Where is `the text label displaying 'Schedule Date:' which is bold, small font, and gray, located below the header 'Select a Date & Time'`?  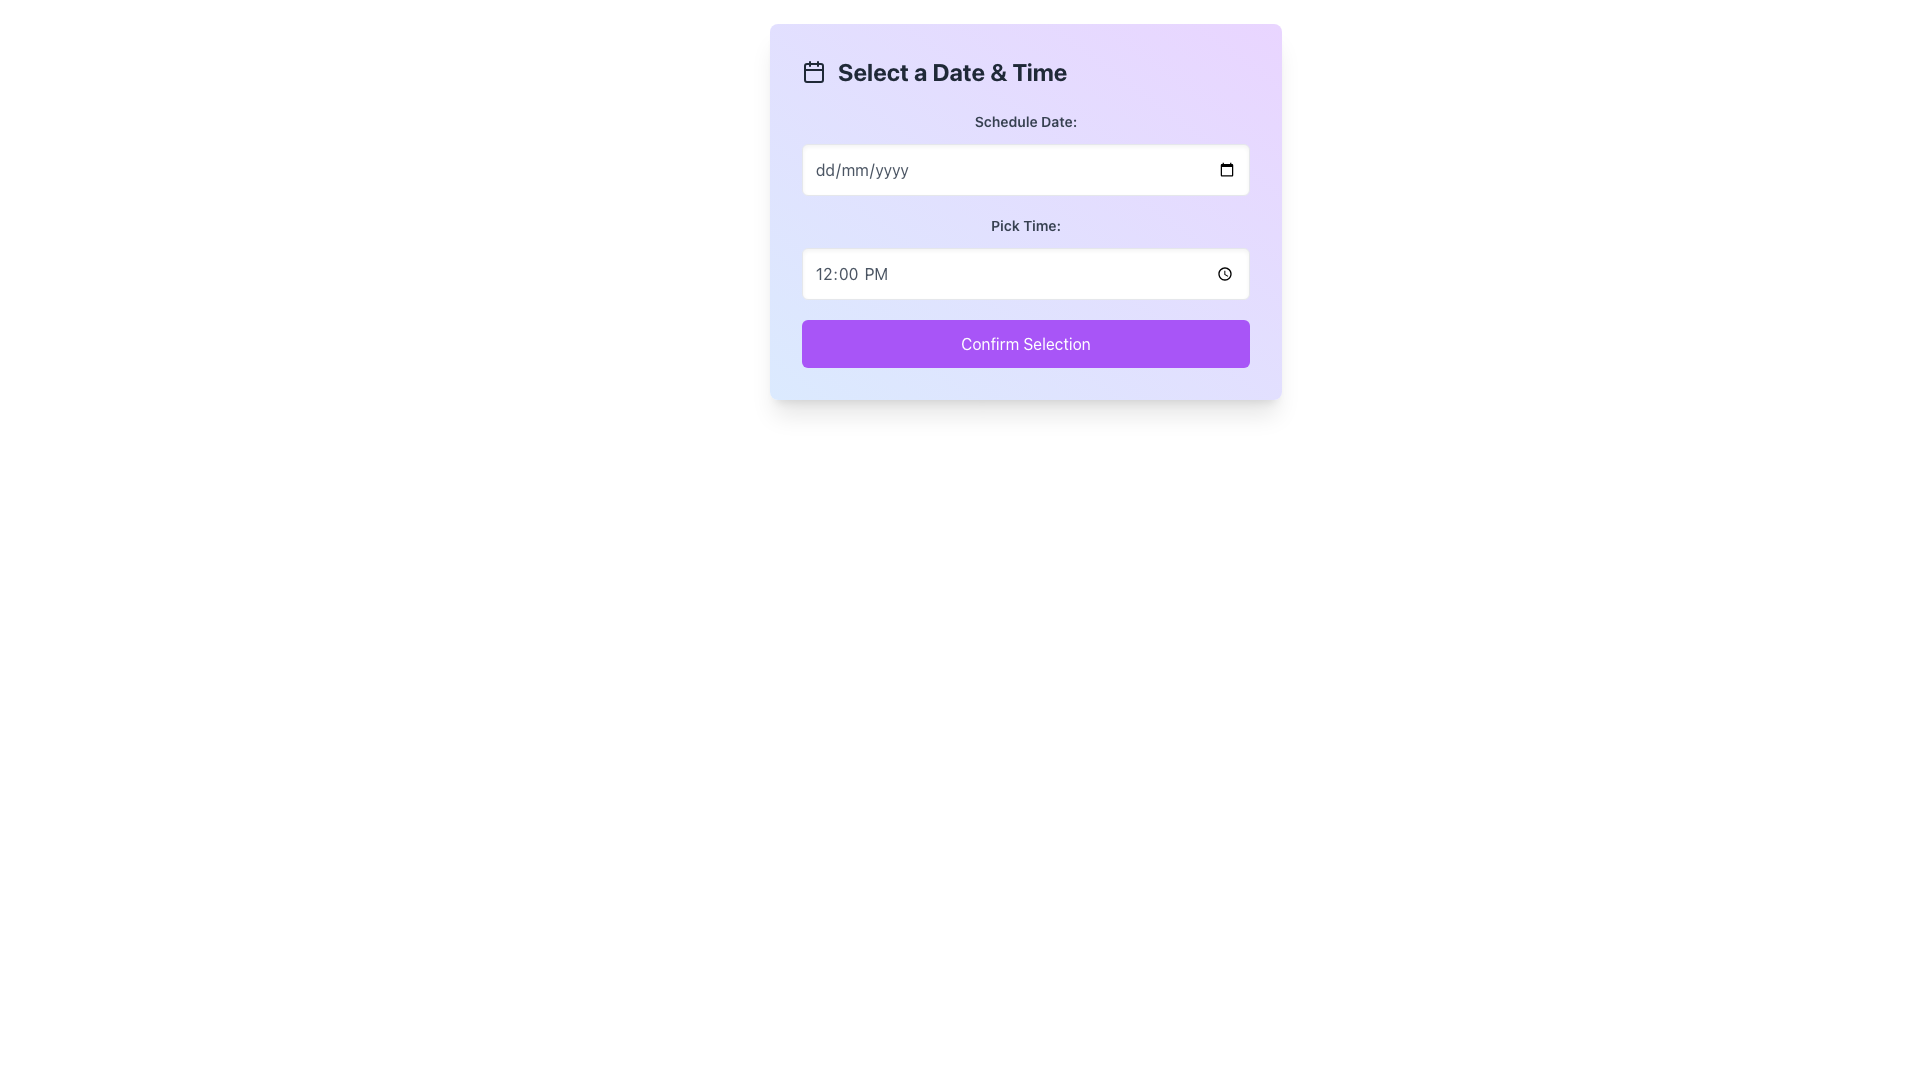
the text label displaying 'Schedule Date:' which is bold, small font, and gray, located below the header 'Select a Date & Time' is located at coordinates (1026, 122).